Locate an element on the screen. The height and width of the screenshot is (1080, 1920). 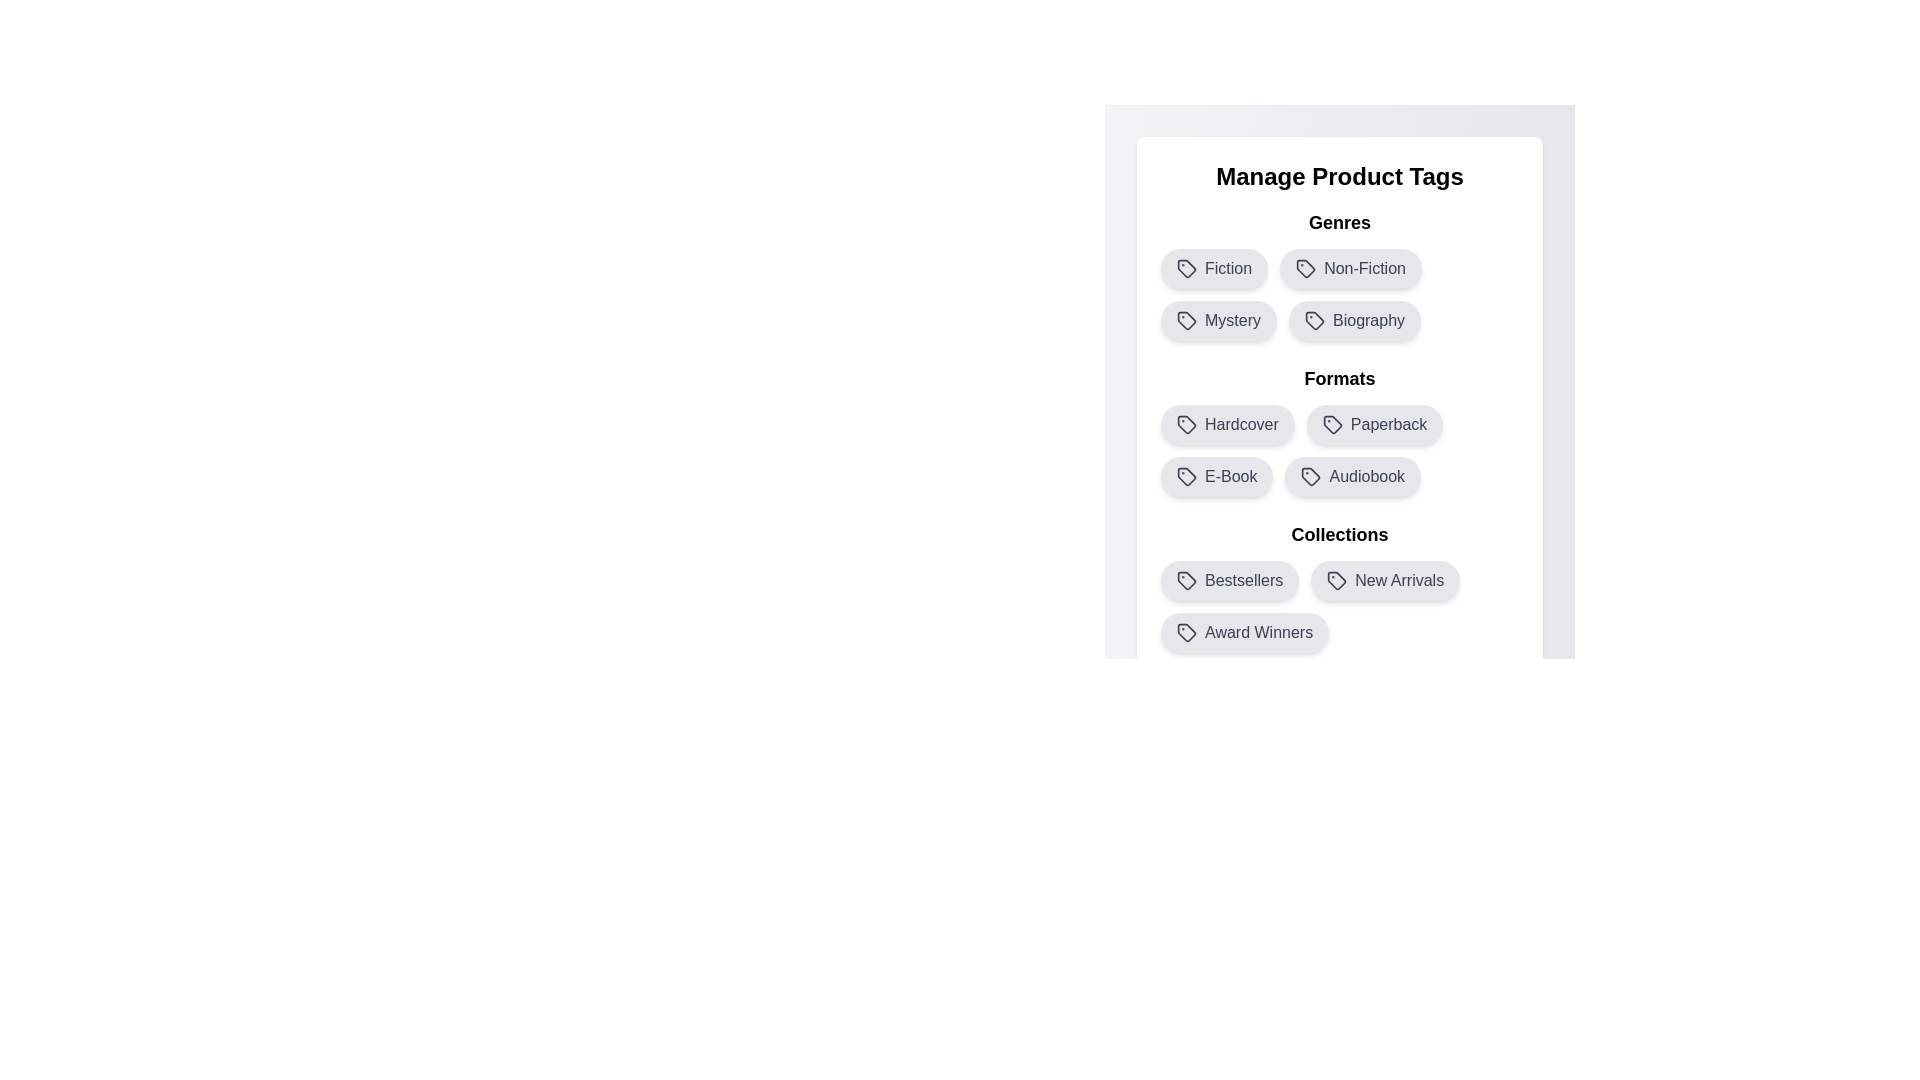
the third button in the 'Formats' section of the 'Manage Product Tags' panel is located at coordinates (1216, 477).